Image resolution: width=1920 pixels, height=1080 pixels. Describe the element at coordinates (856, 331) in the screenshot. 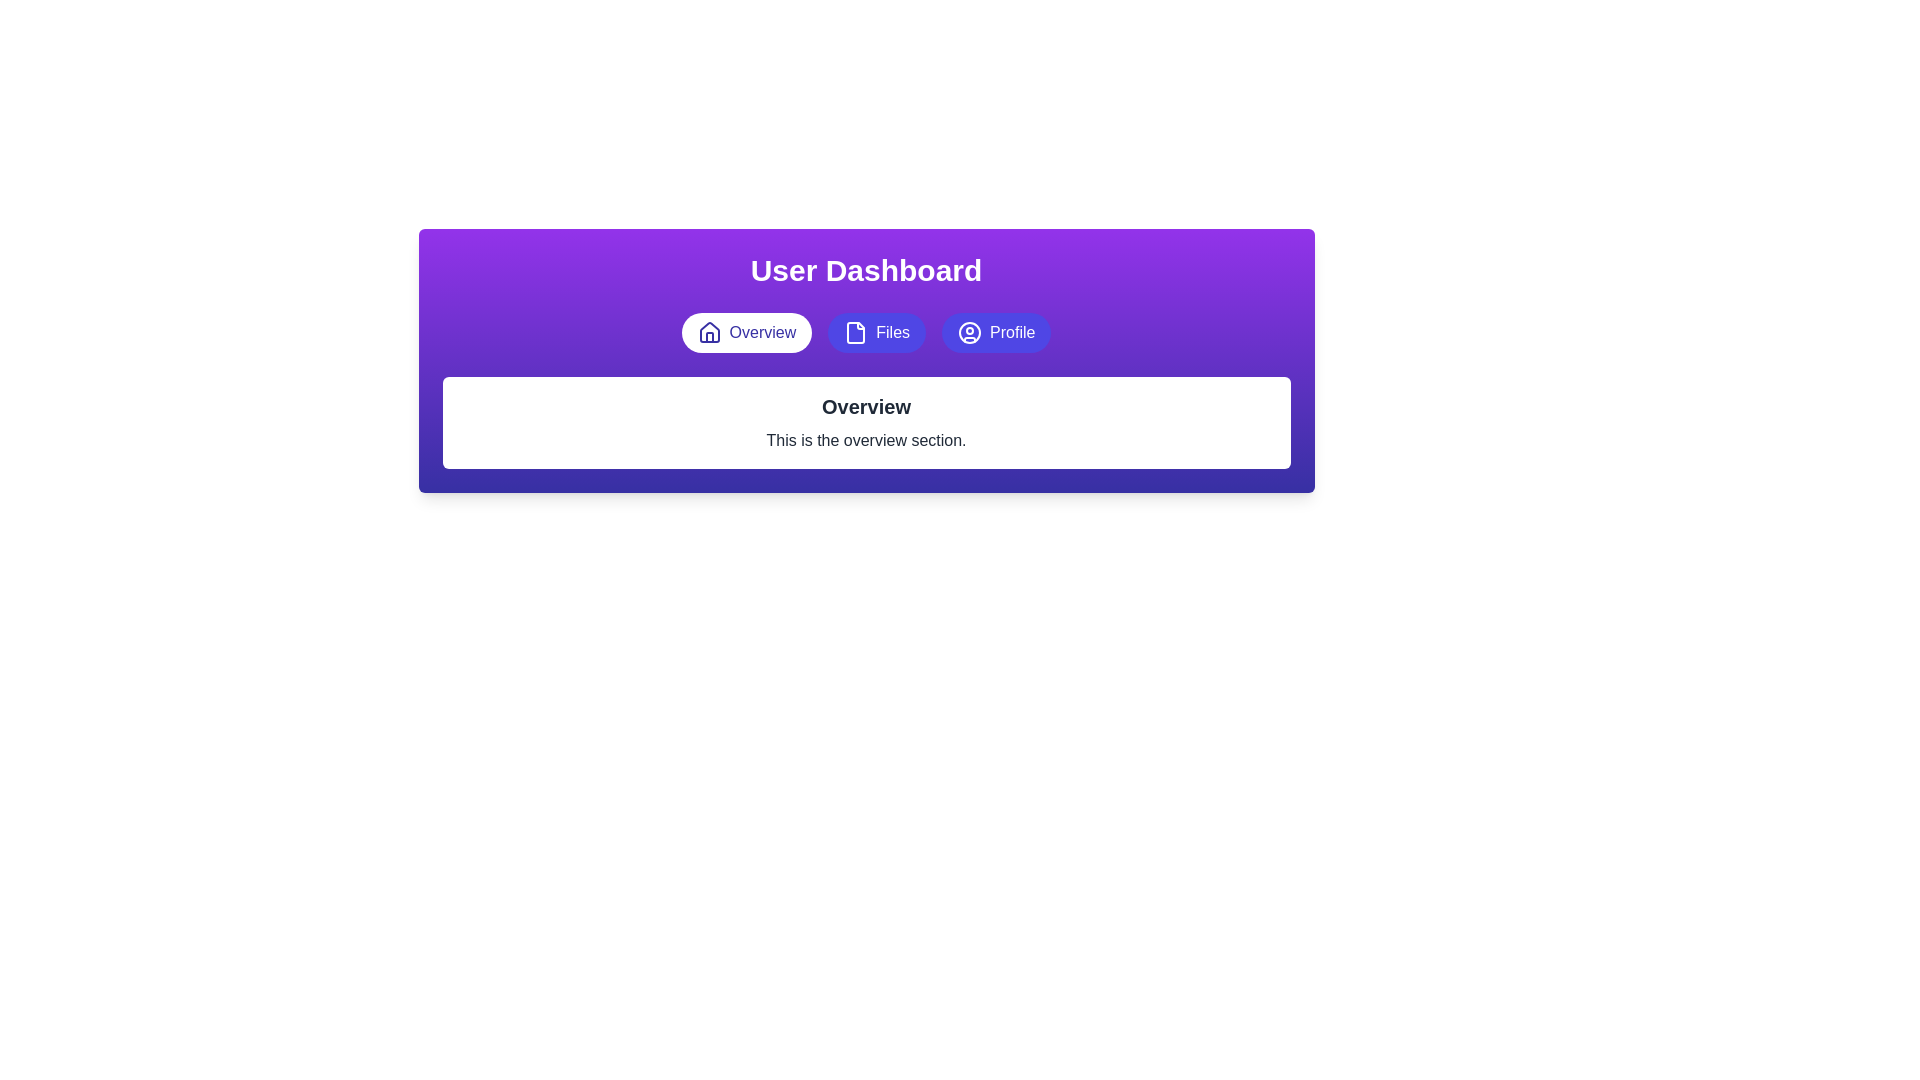

I see `the 'Files' section icon located in the navigation menu, which is positioned directly to the left of the 'Files' text label` at that location.